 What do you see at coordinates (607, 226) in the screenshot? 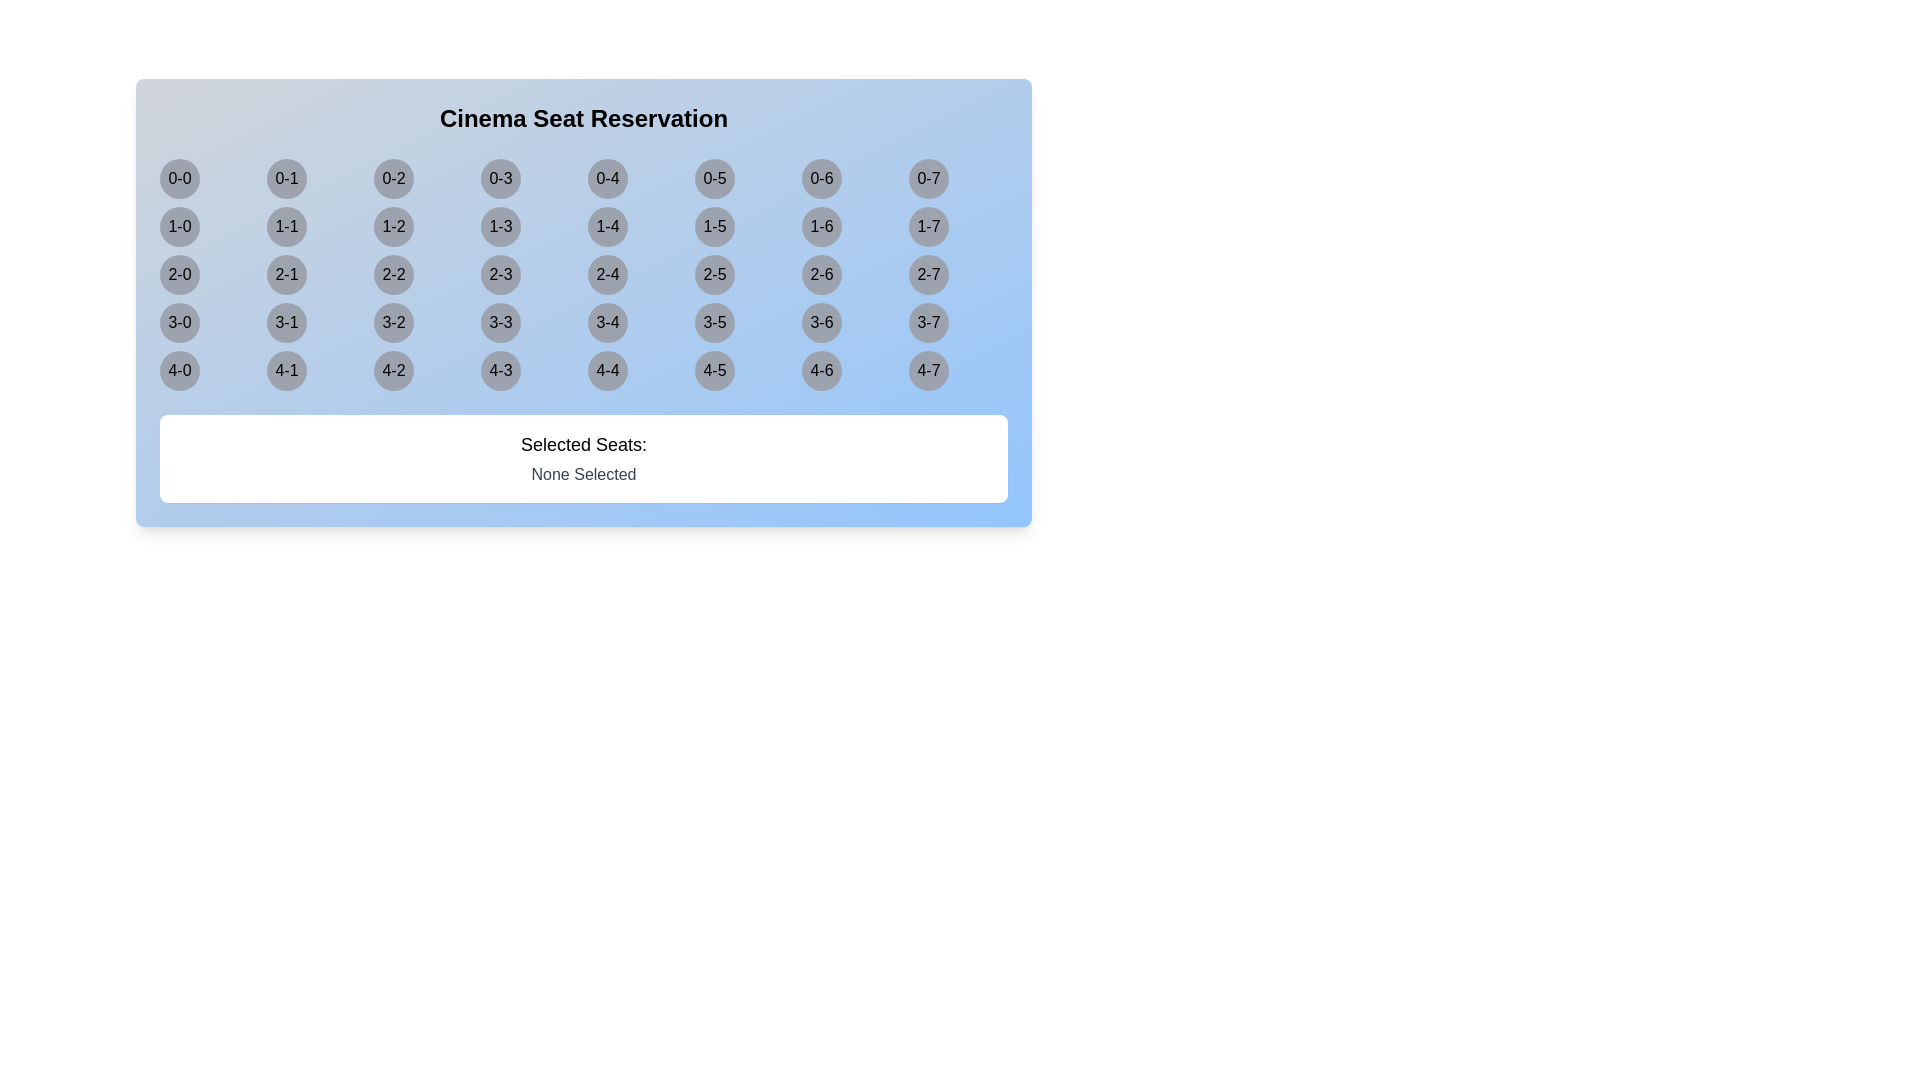
I see `the circular button labeled '1-4' with a light gray background` at bounding box center [607, 226].